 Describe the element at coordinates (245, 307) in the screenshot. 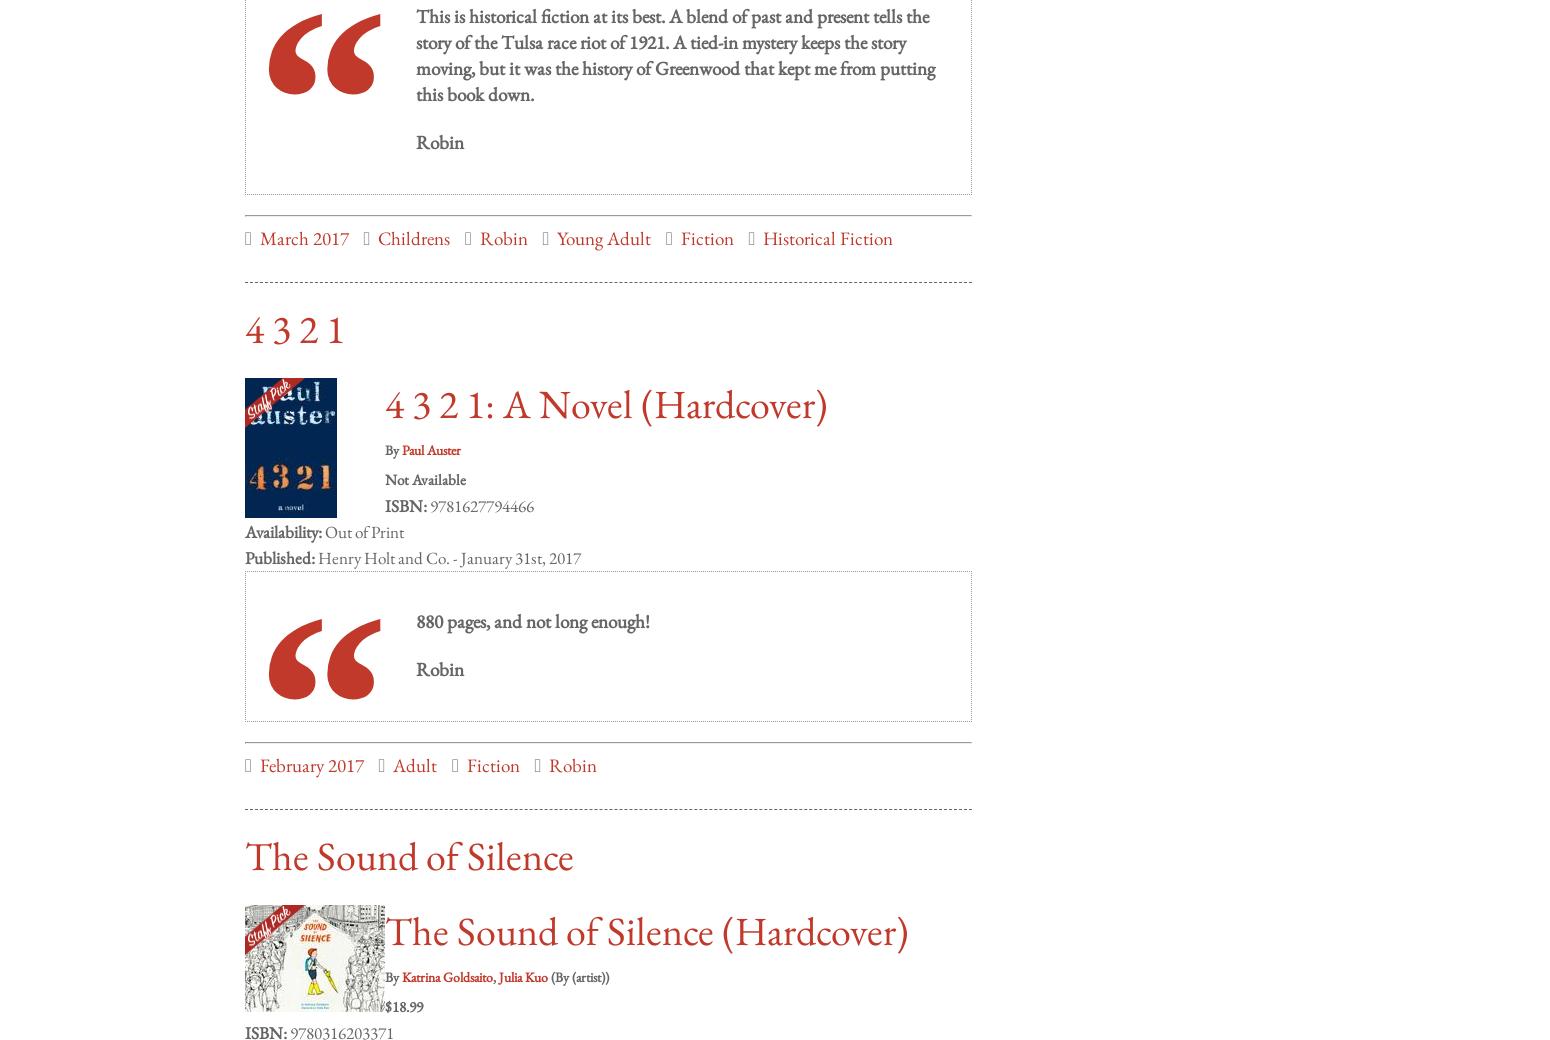

I see `'4 3 2 1'` at that location.